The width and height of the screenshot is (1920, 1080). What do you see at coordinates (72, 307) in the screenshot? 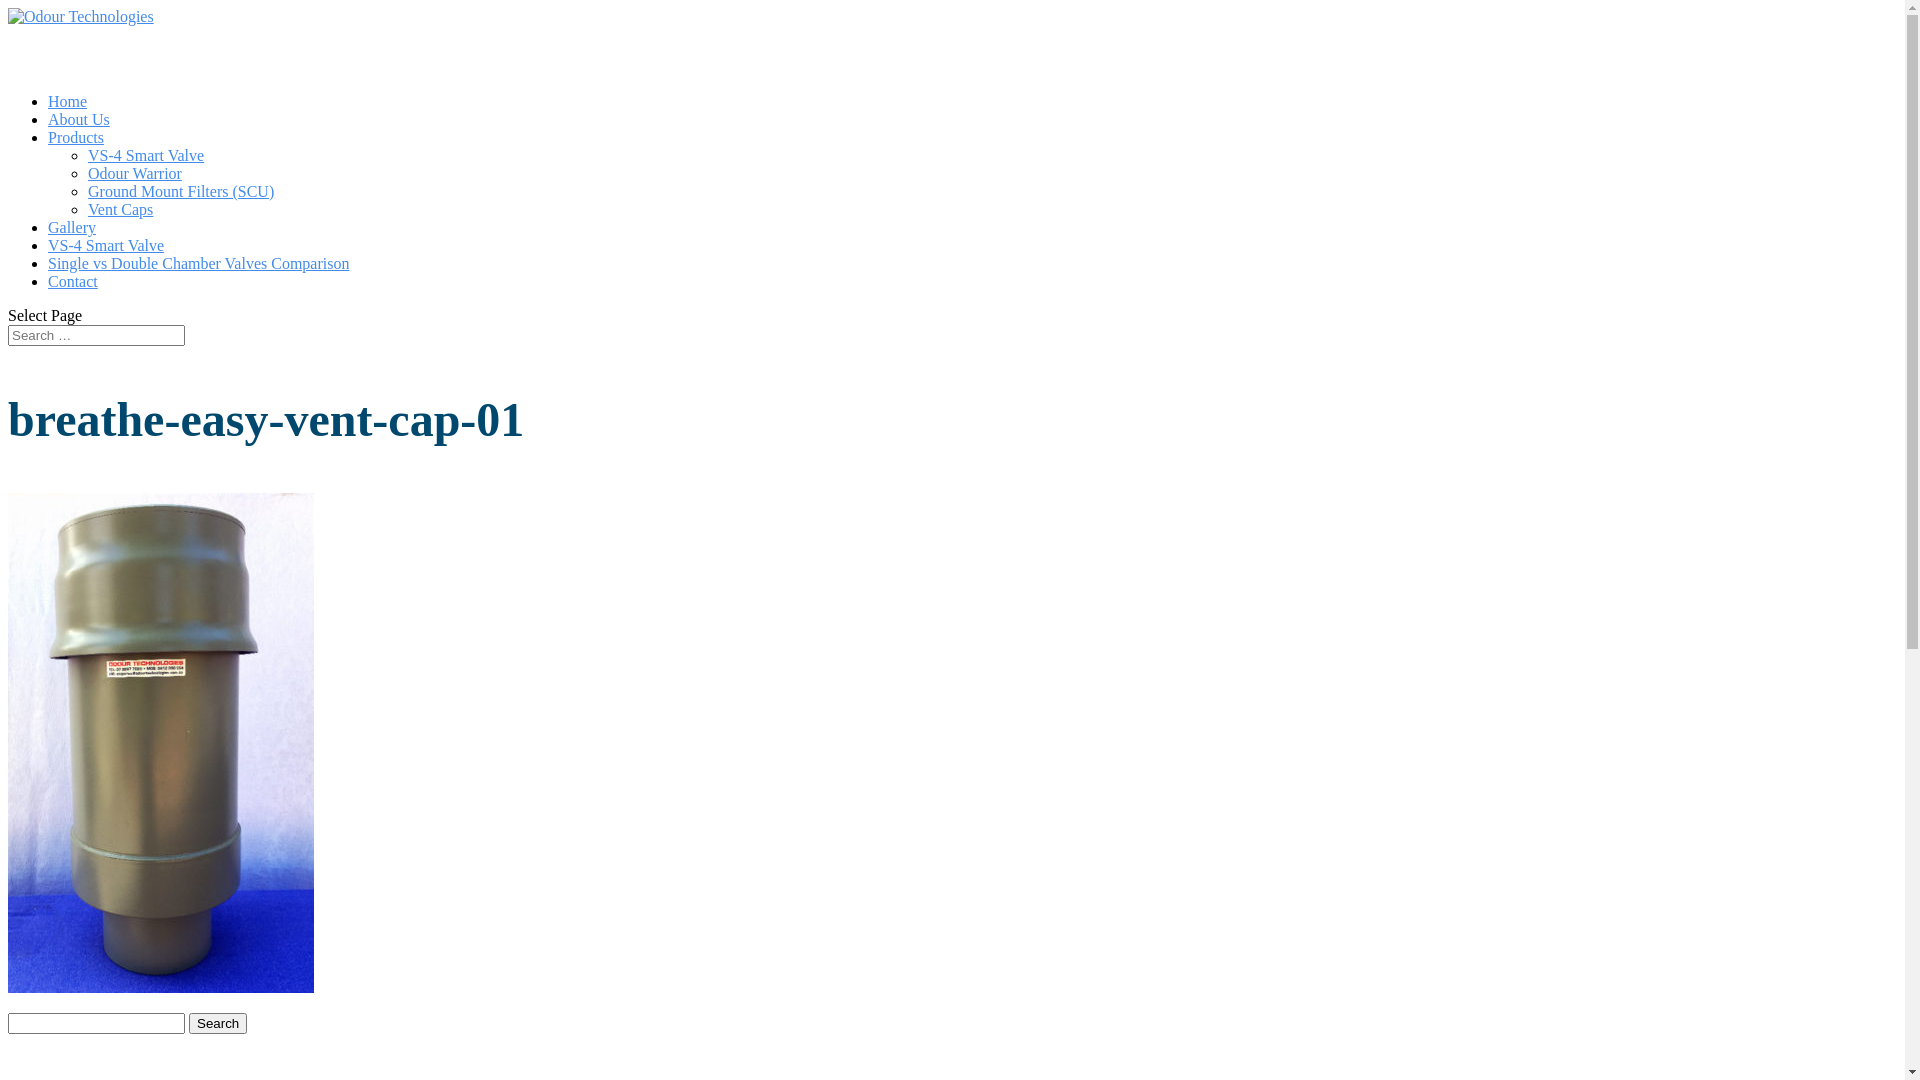
I see `'Contact'` at bounding box center [72, 307].